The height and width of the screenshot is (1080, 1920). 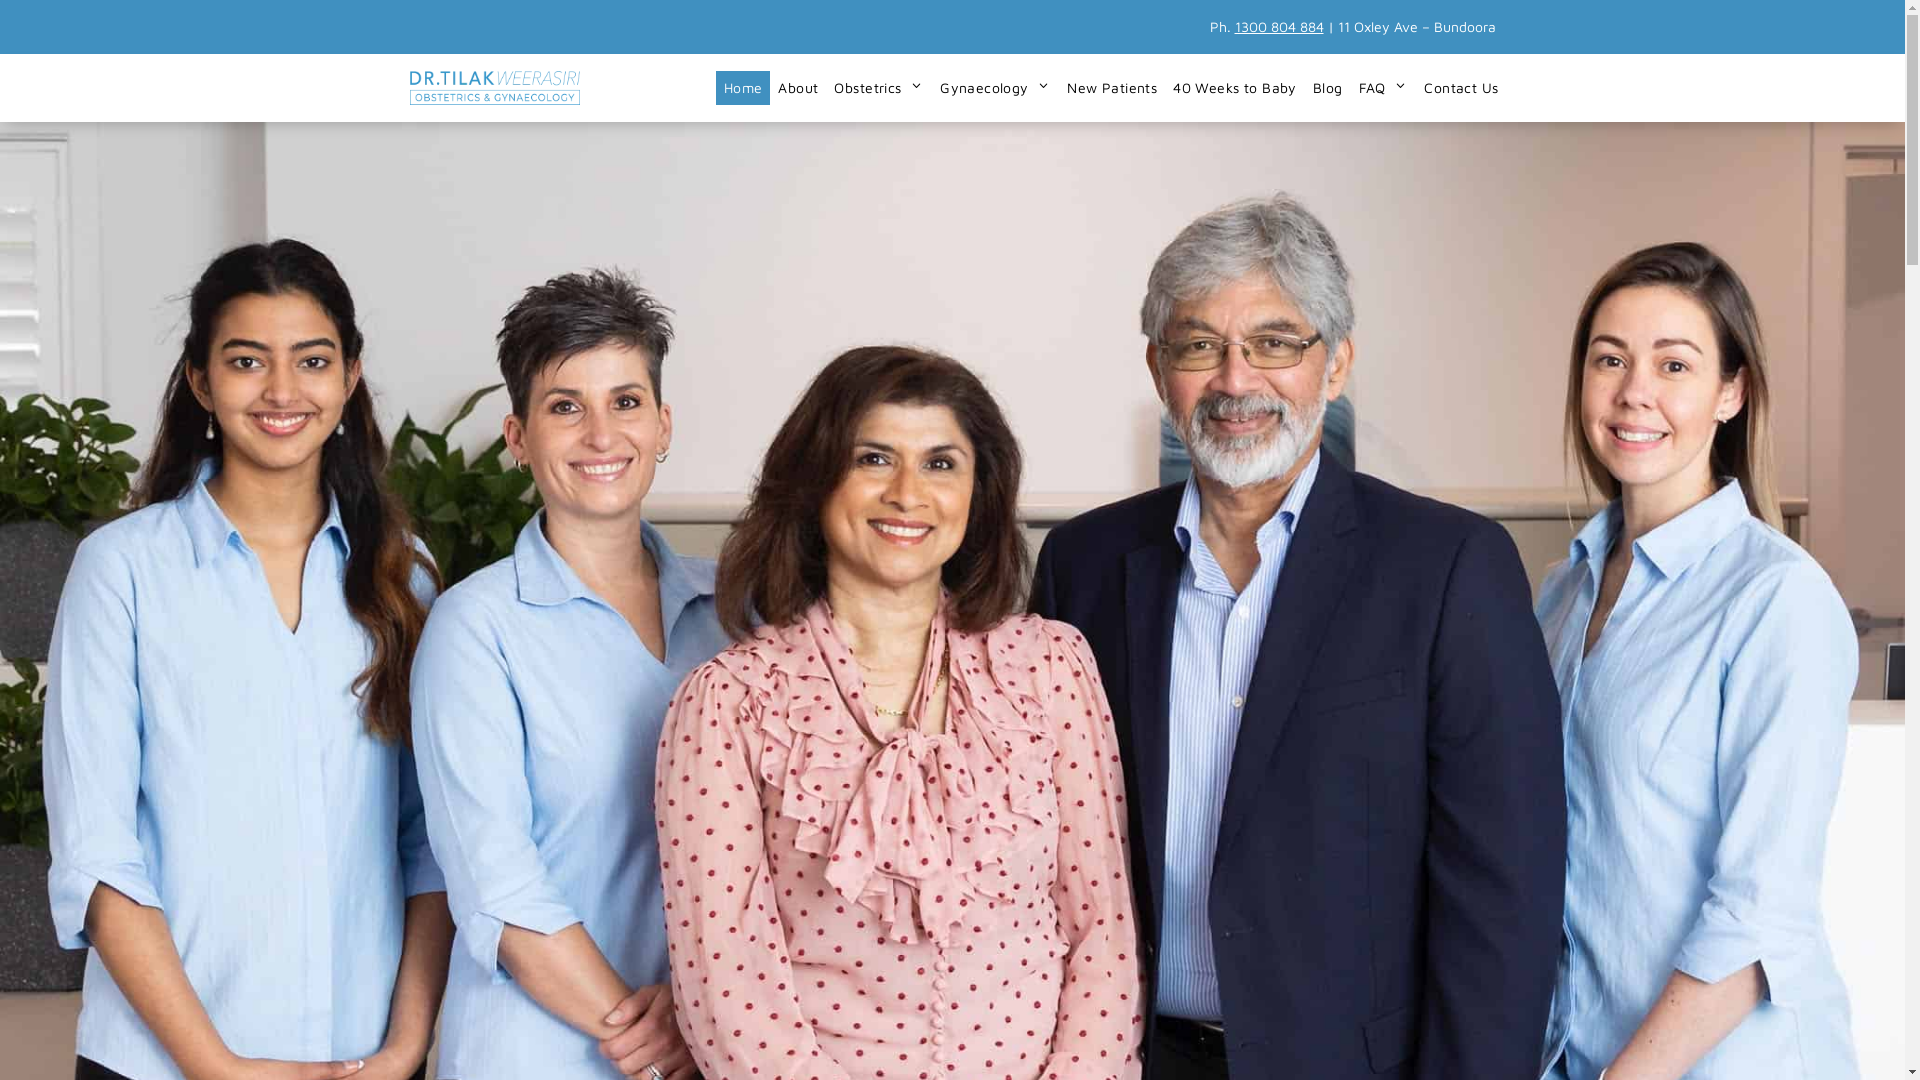 I want to click on 'Gynaecology', so click(x=995, y=86).